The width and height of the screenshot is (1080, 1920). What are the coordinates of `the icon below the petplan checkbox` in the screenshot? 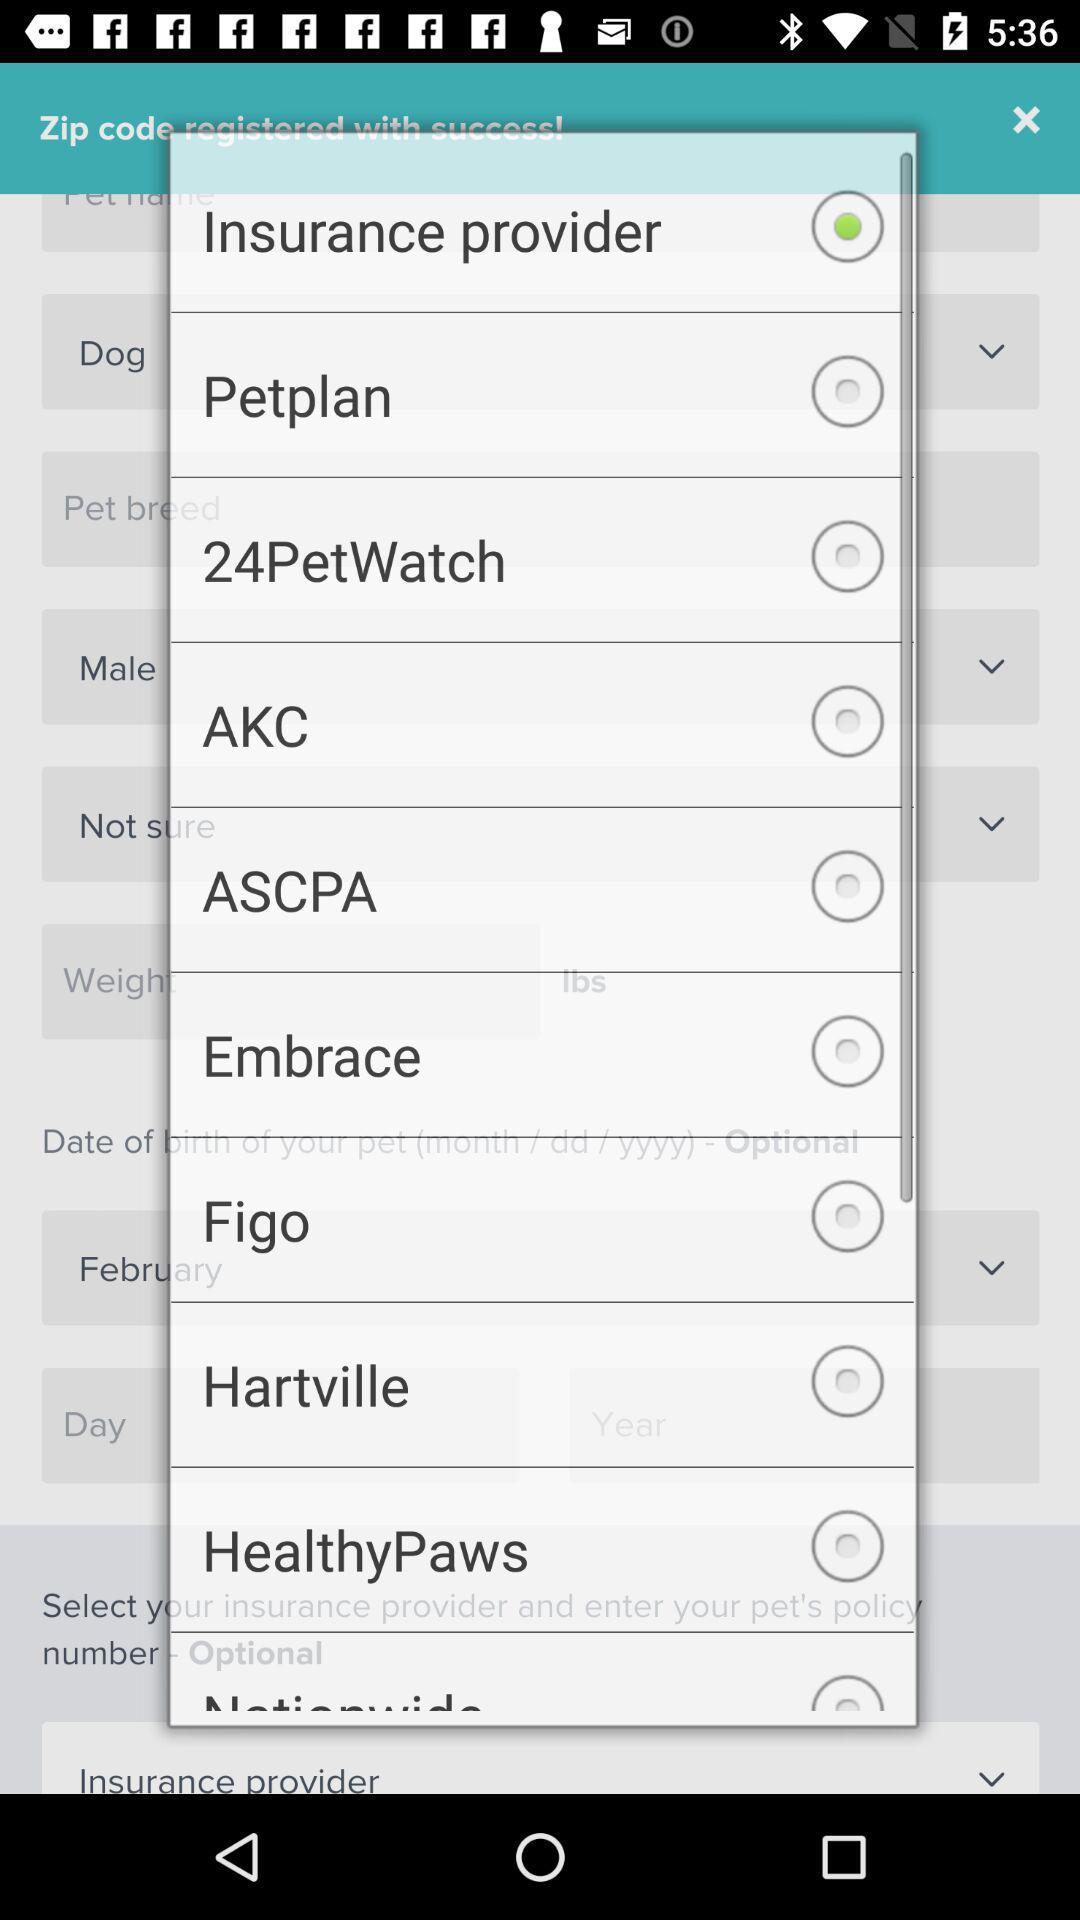 It's located at (542, 549).